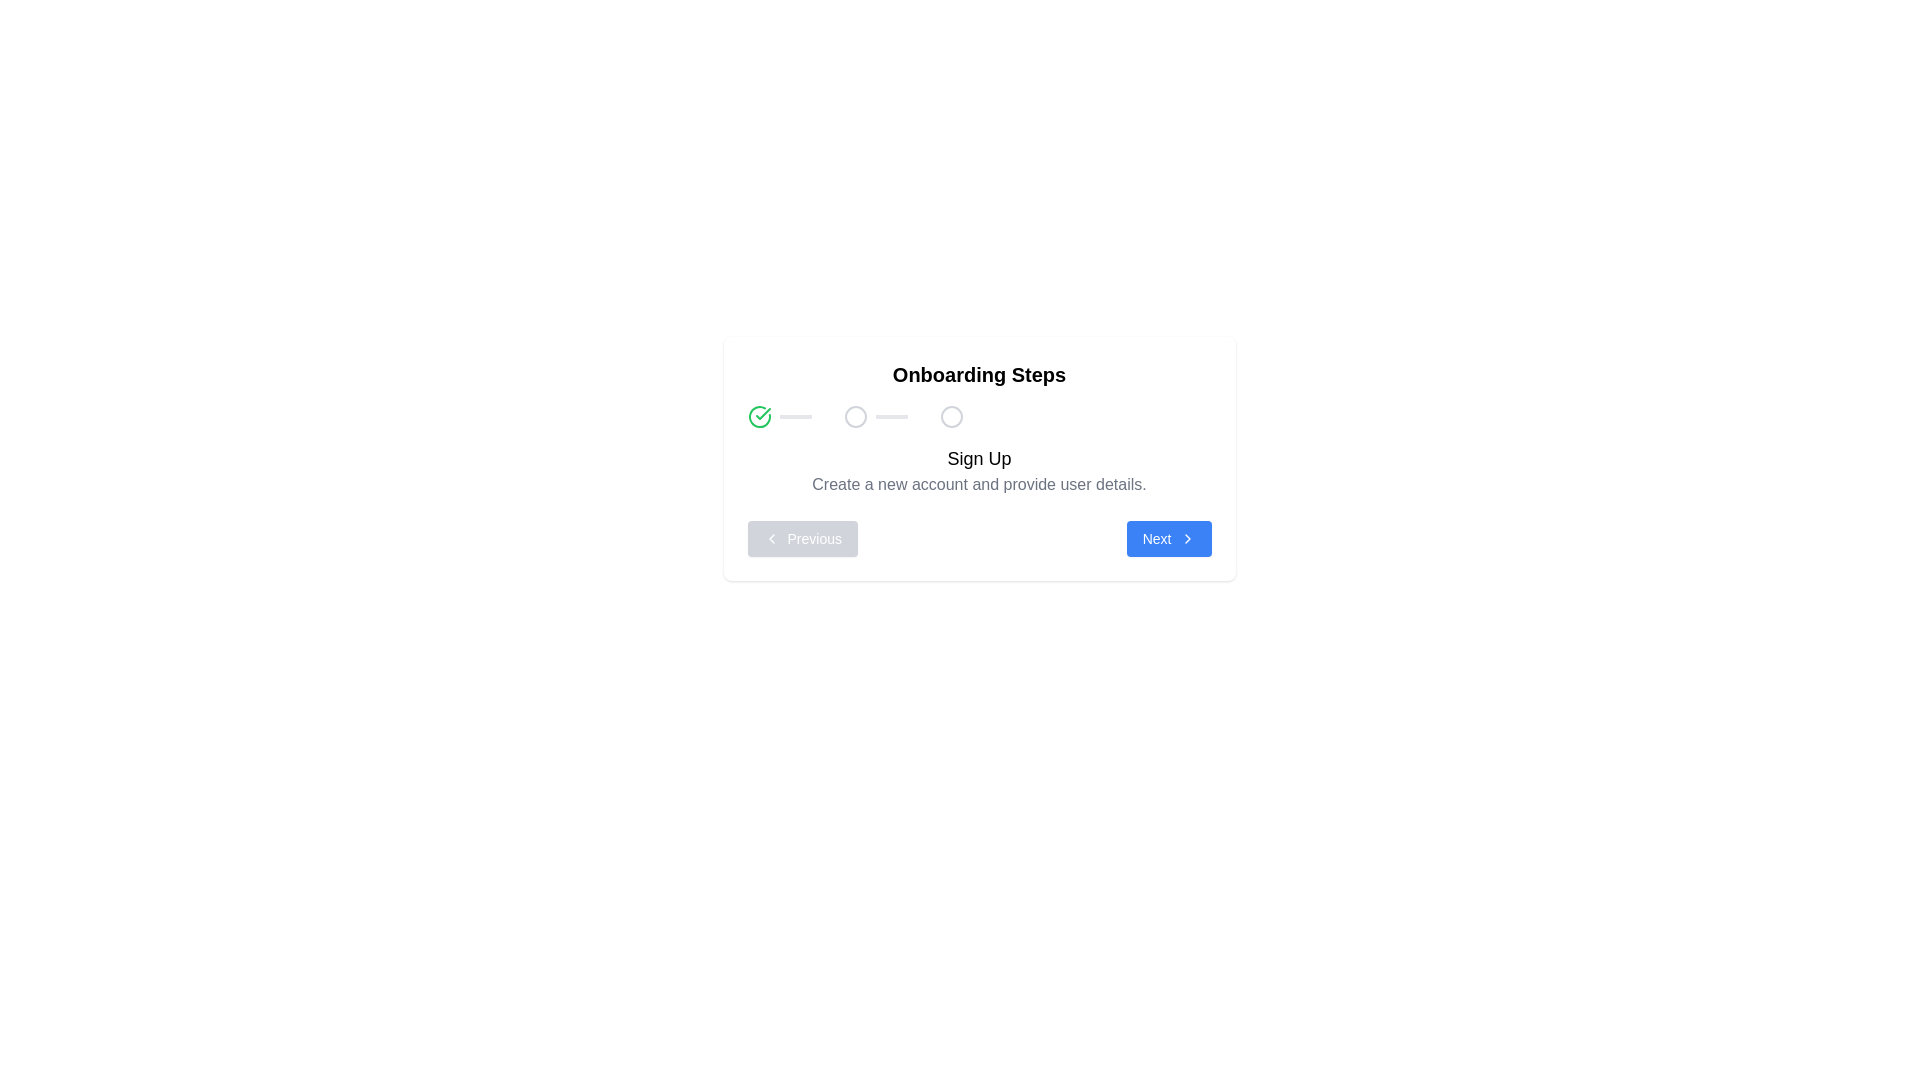 Image resolution: width=1920 pixels, height=1080 pixels. What do you see at coordinates (1169, 538) in the screenshot?
I see `the navigation button located at the bottom right of the onboarding step interface` at bounding box center [1169, 538].